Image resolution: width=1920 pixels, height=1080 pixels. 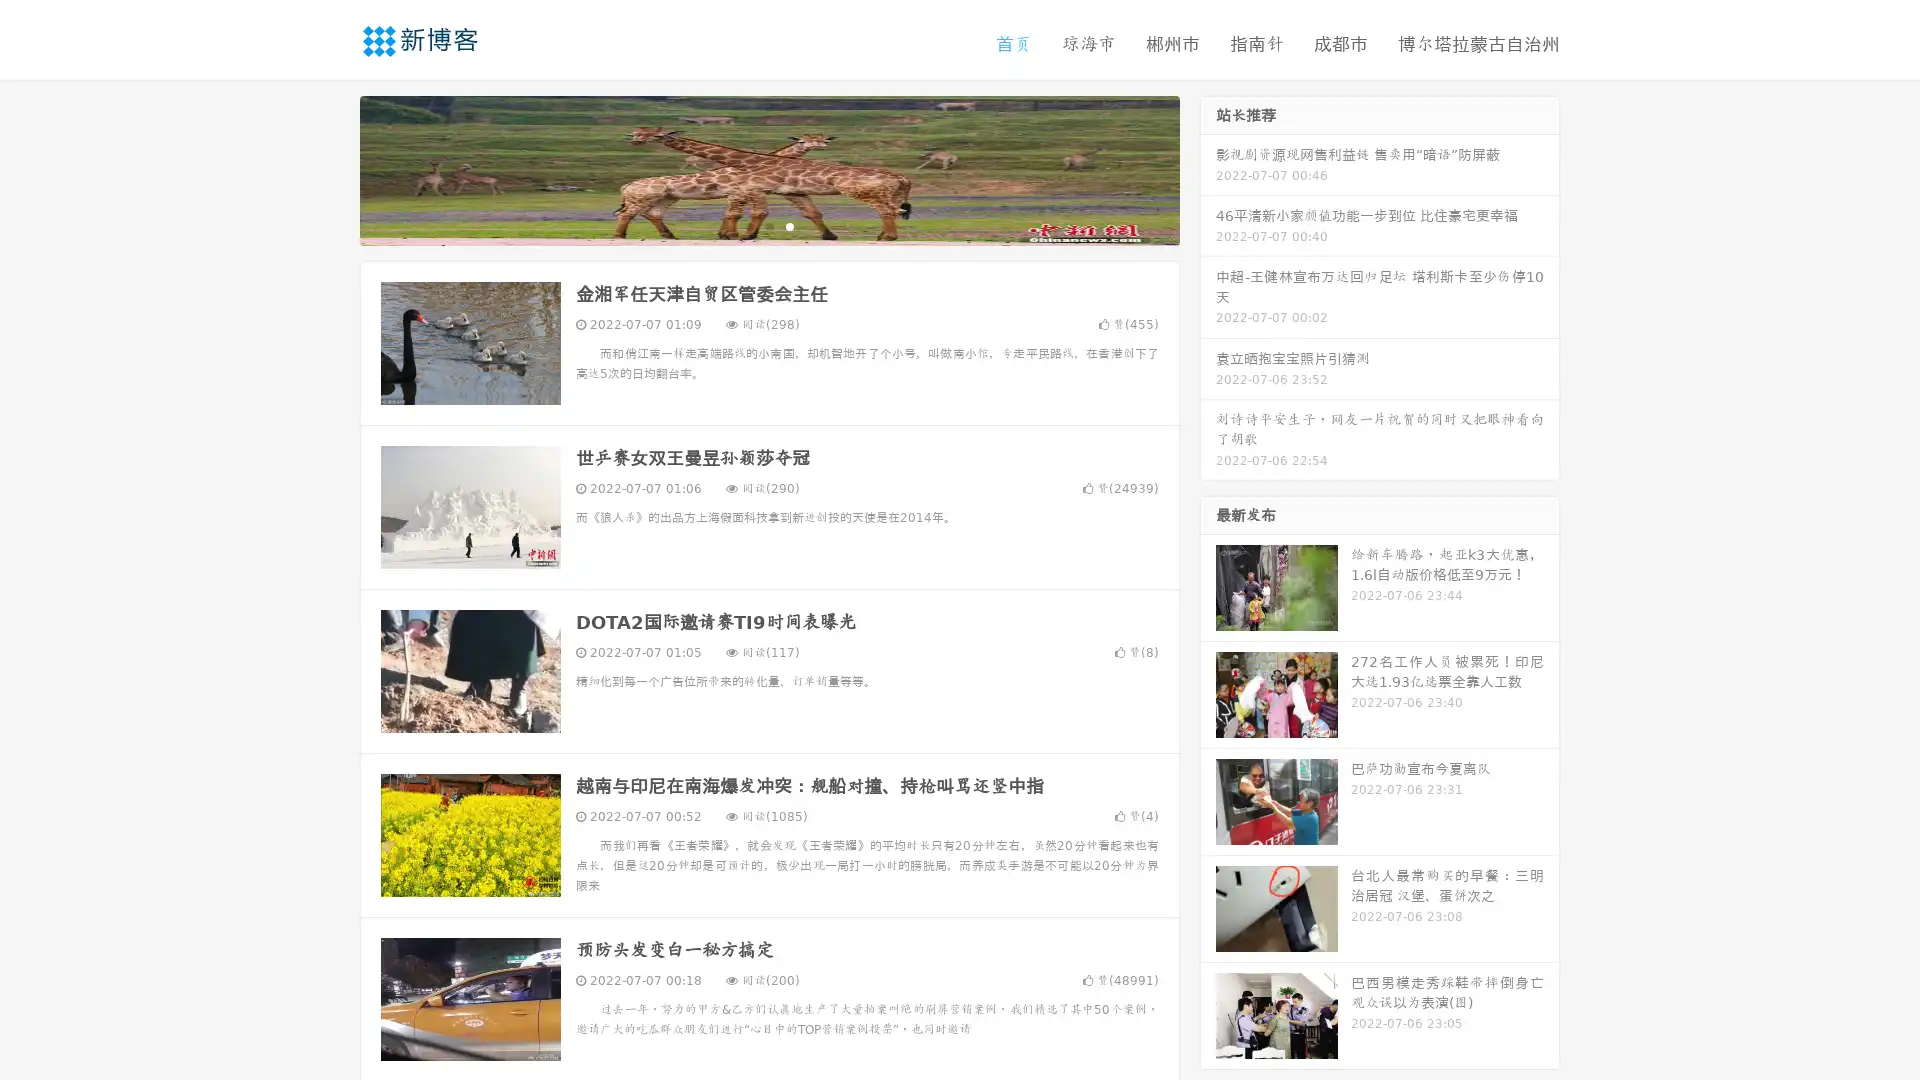 What do you see at coordinates (768, 225) in the screenshot?
I see `Go to slide 2` at bounding box center [768, 225].